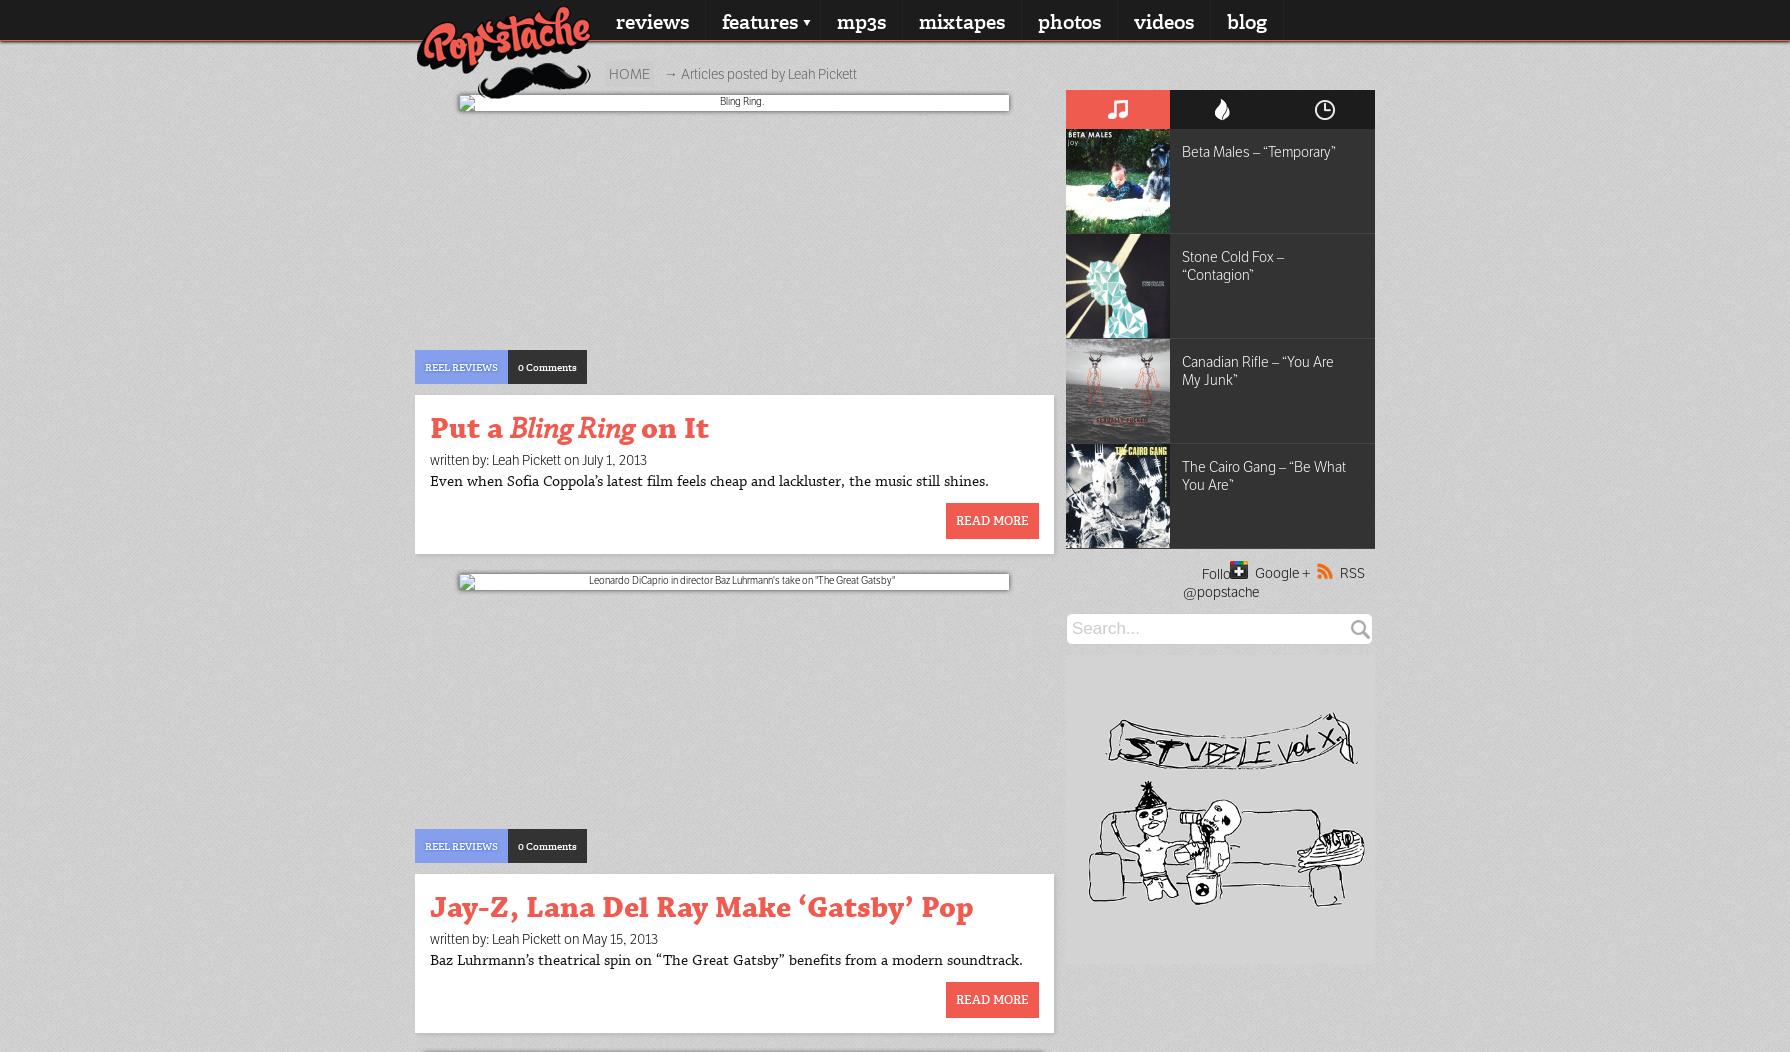  I want to click on 'Stone Cold Fox – “Contagion”', so click(1232, 266).